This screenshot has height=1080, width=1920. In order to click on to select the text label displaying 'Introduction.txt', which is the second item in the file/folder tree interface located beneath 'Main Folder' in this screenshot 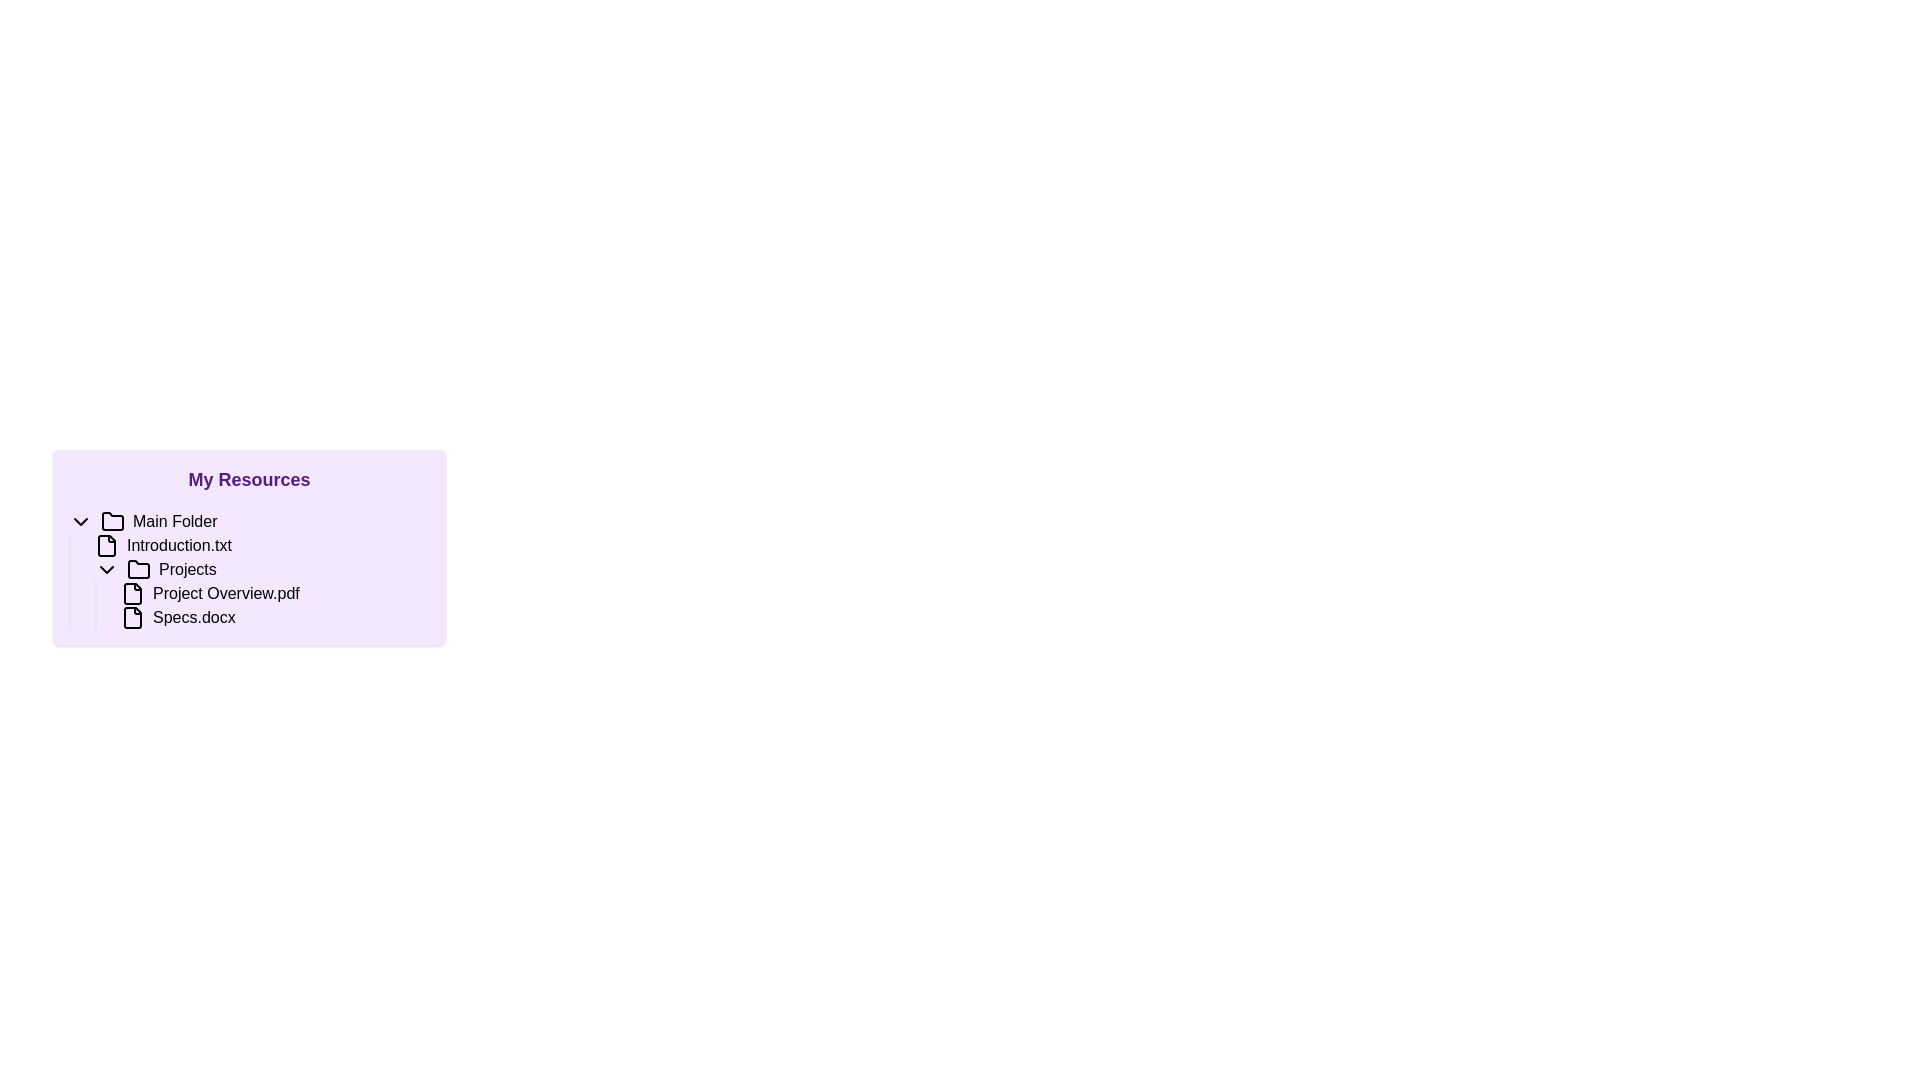, I will do `click(179, 546)`.